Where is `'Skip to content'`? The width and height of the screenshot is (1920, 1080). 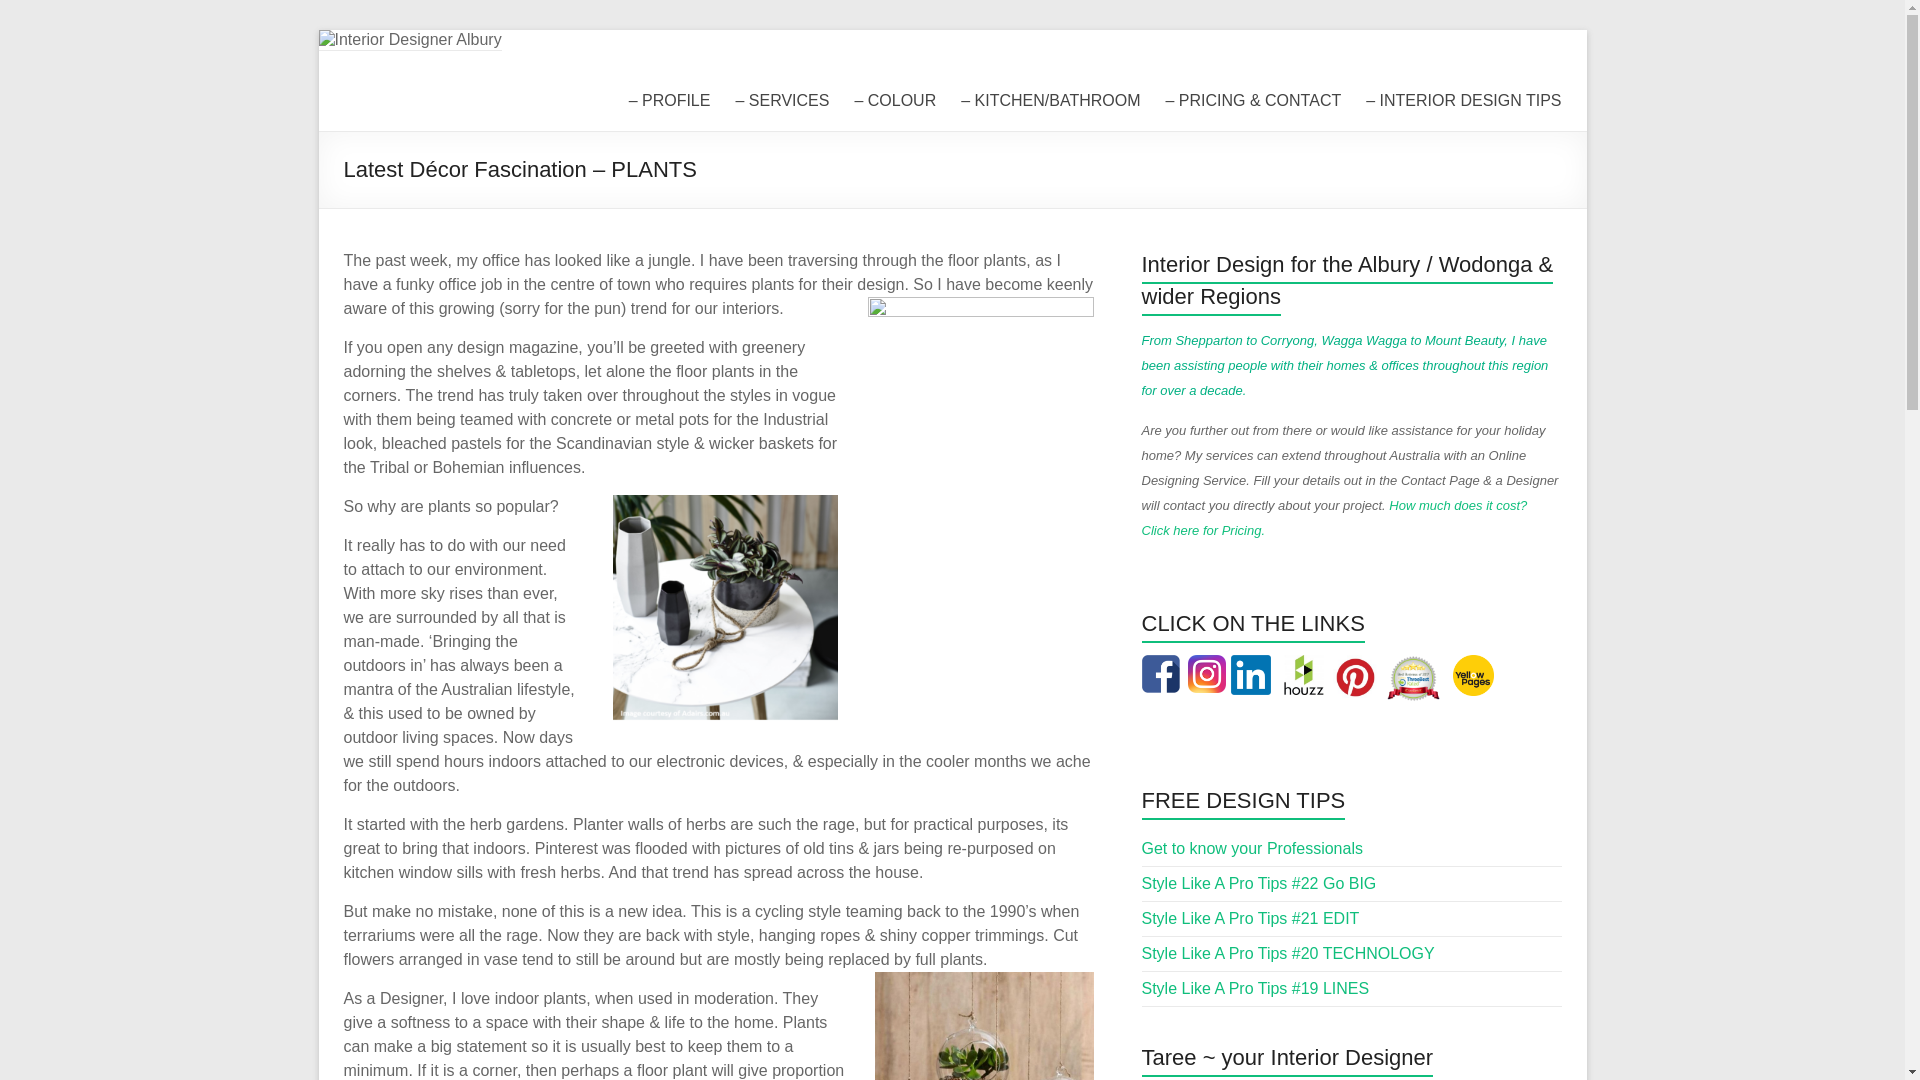
'Skip to content' is located at coordinates (317, 29).